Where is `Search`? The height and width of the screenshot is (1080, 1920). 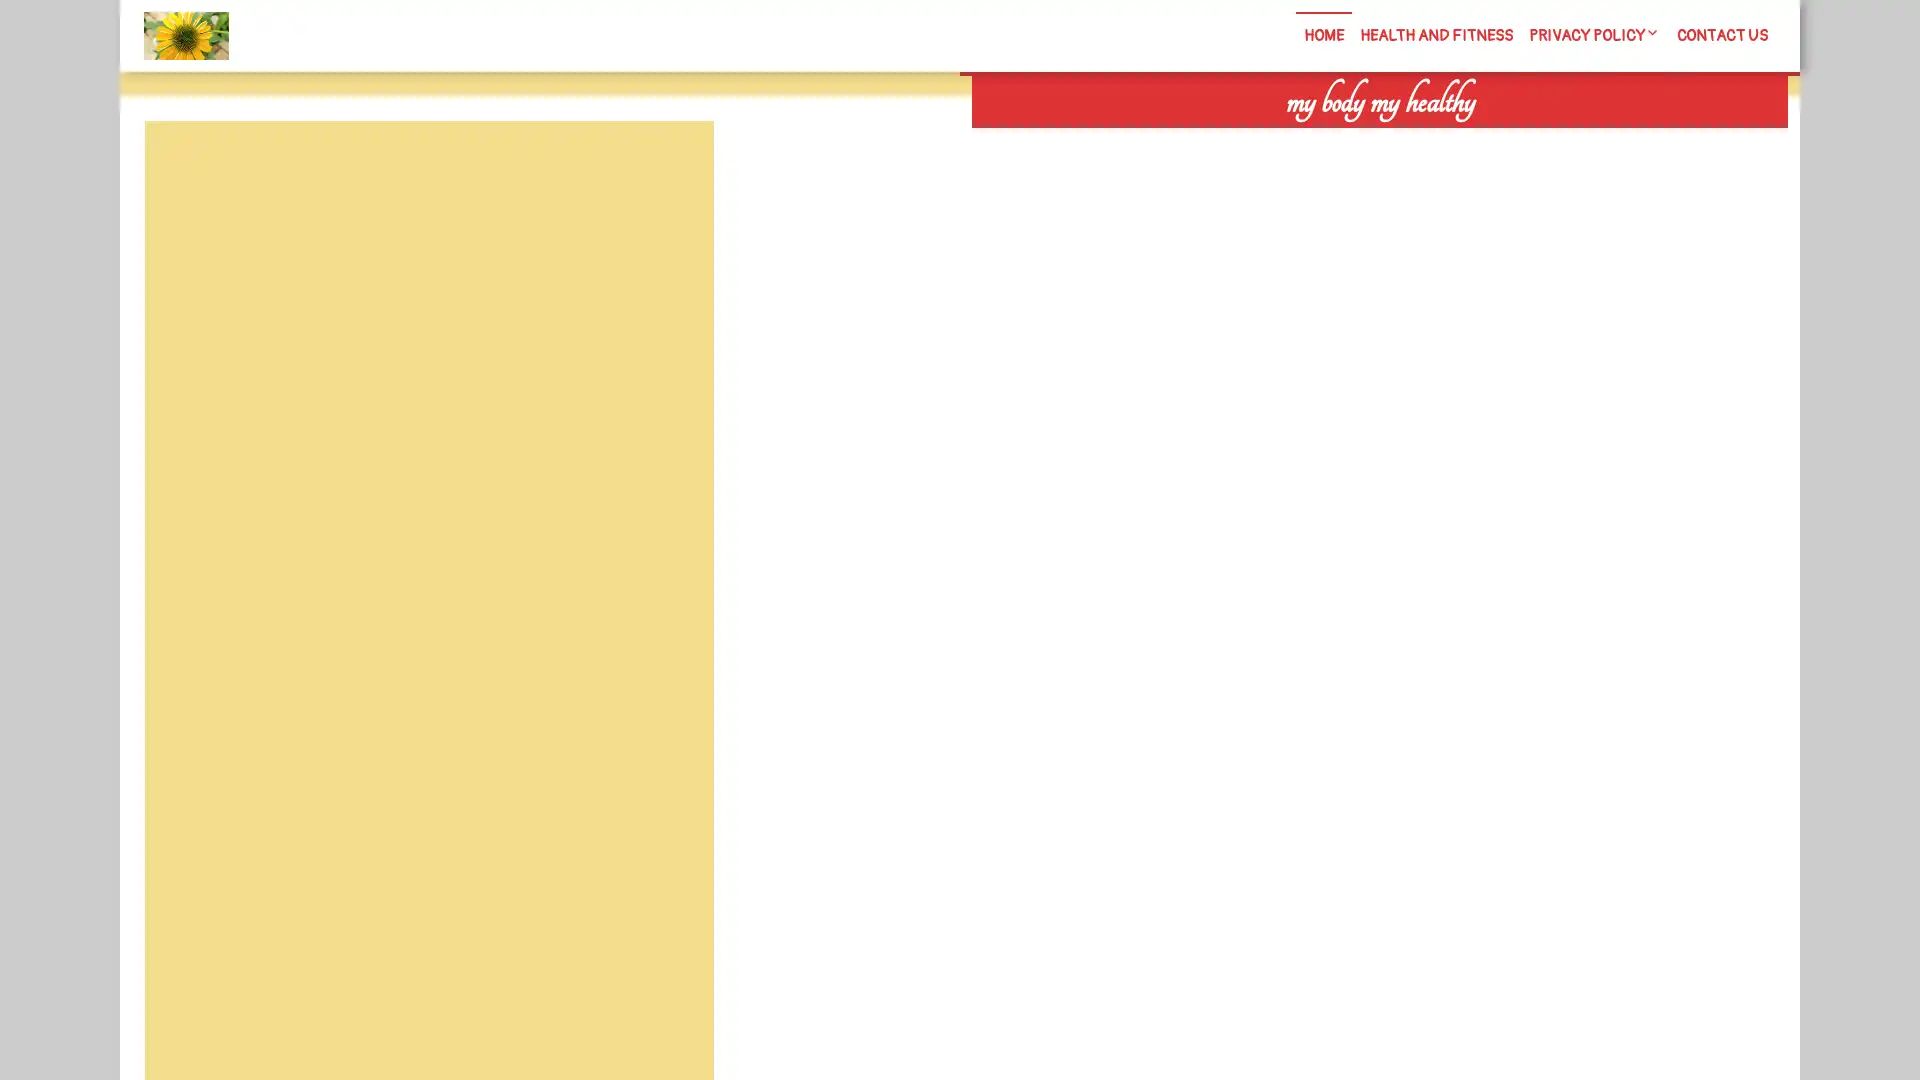 Search is located at coordinates (667, 168).